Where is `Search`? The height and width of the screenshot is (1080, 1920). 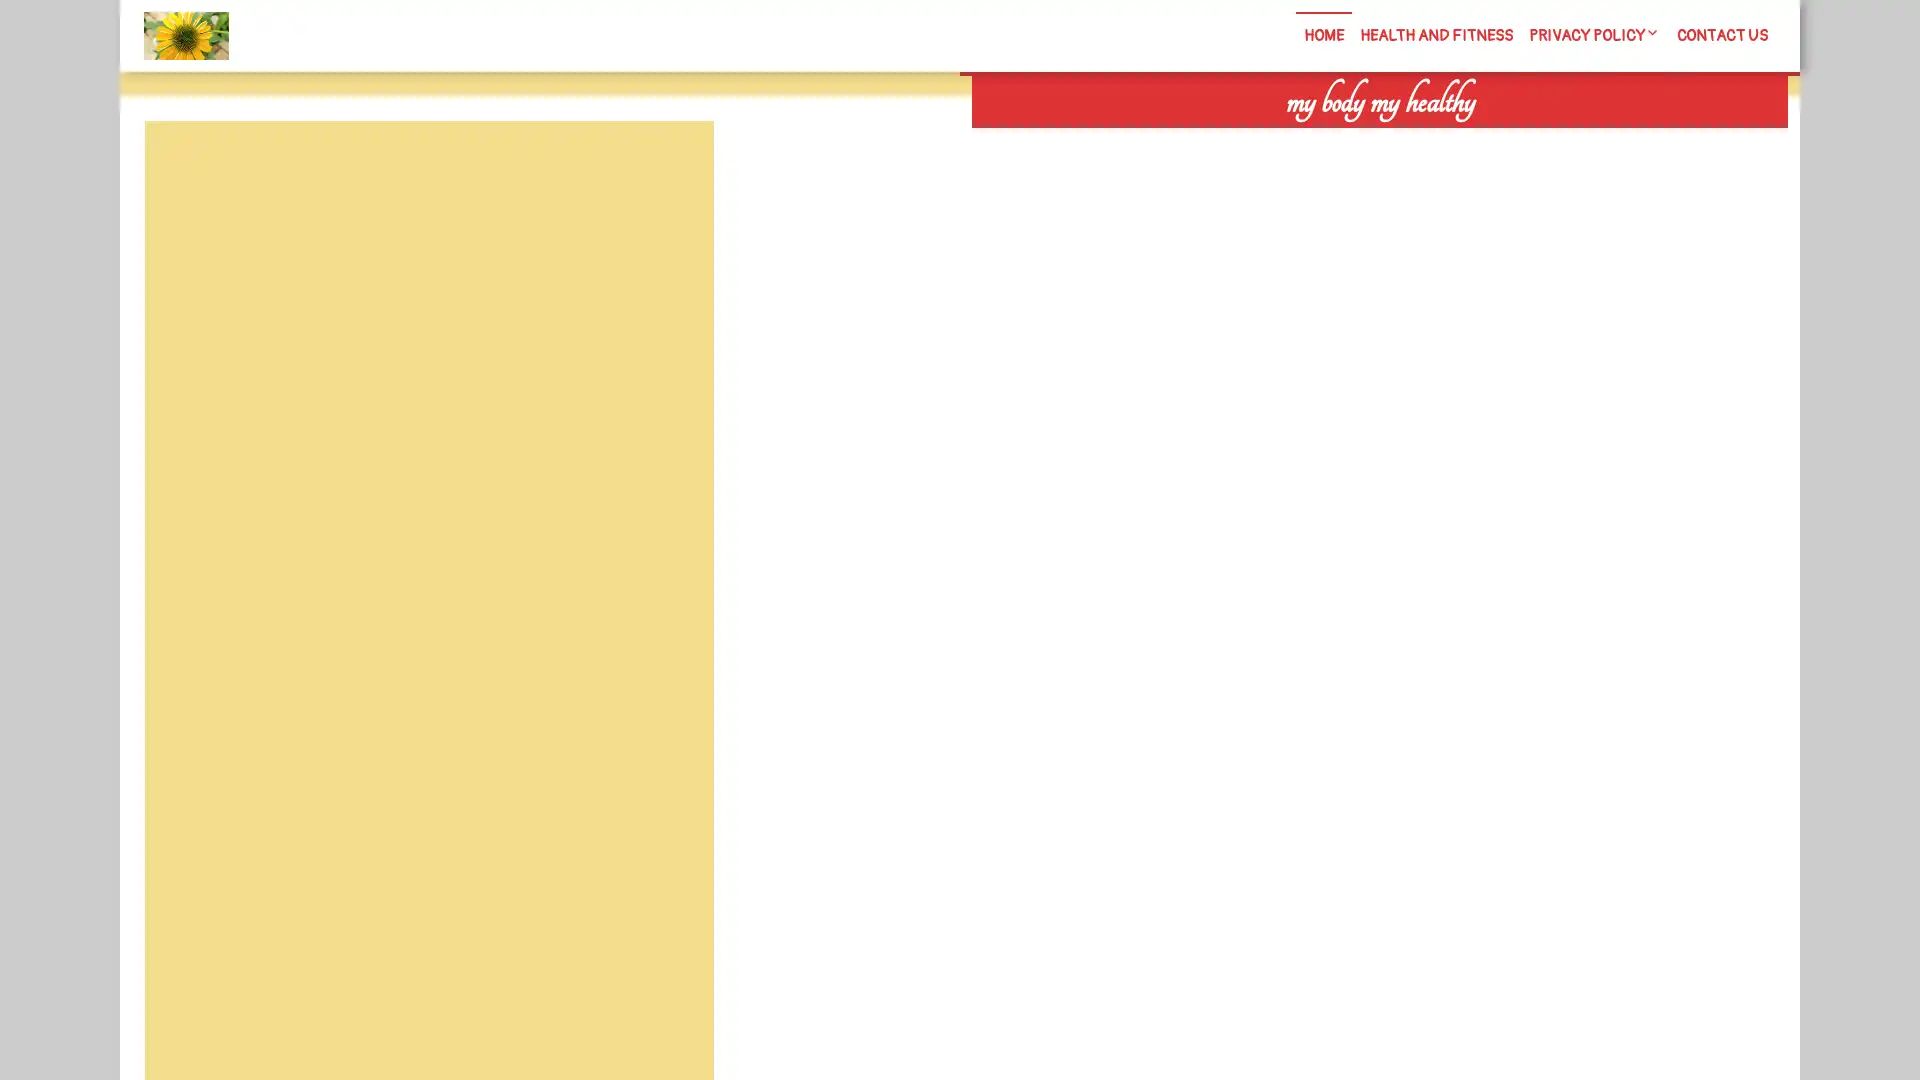 Search is located at coordinates (667, 168).